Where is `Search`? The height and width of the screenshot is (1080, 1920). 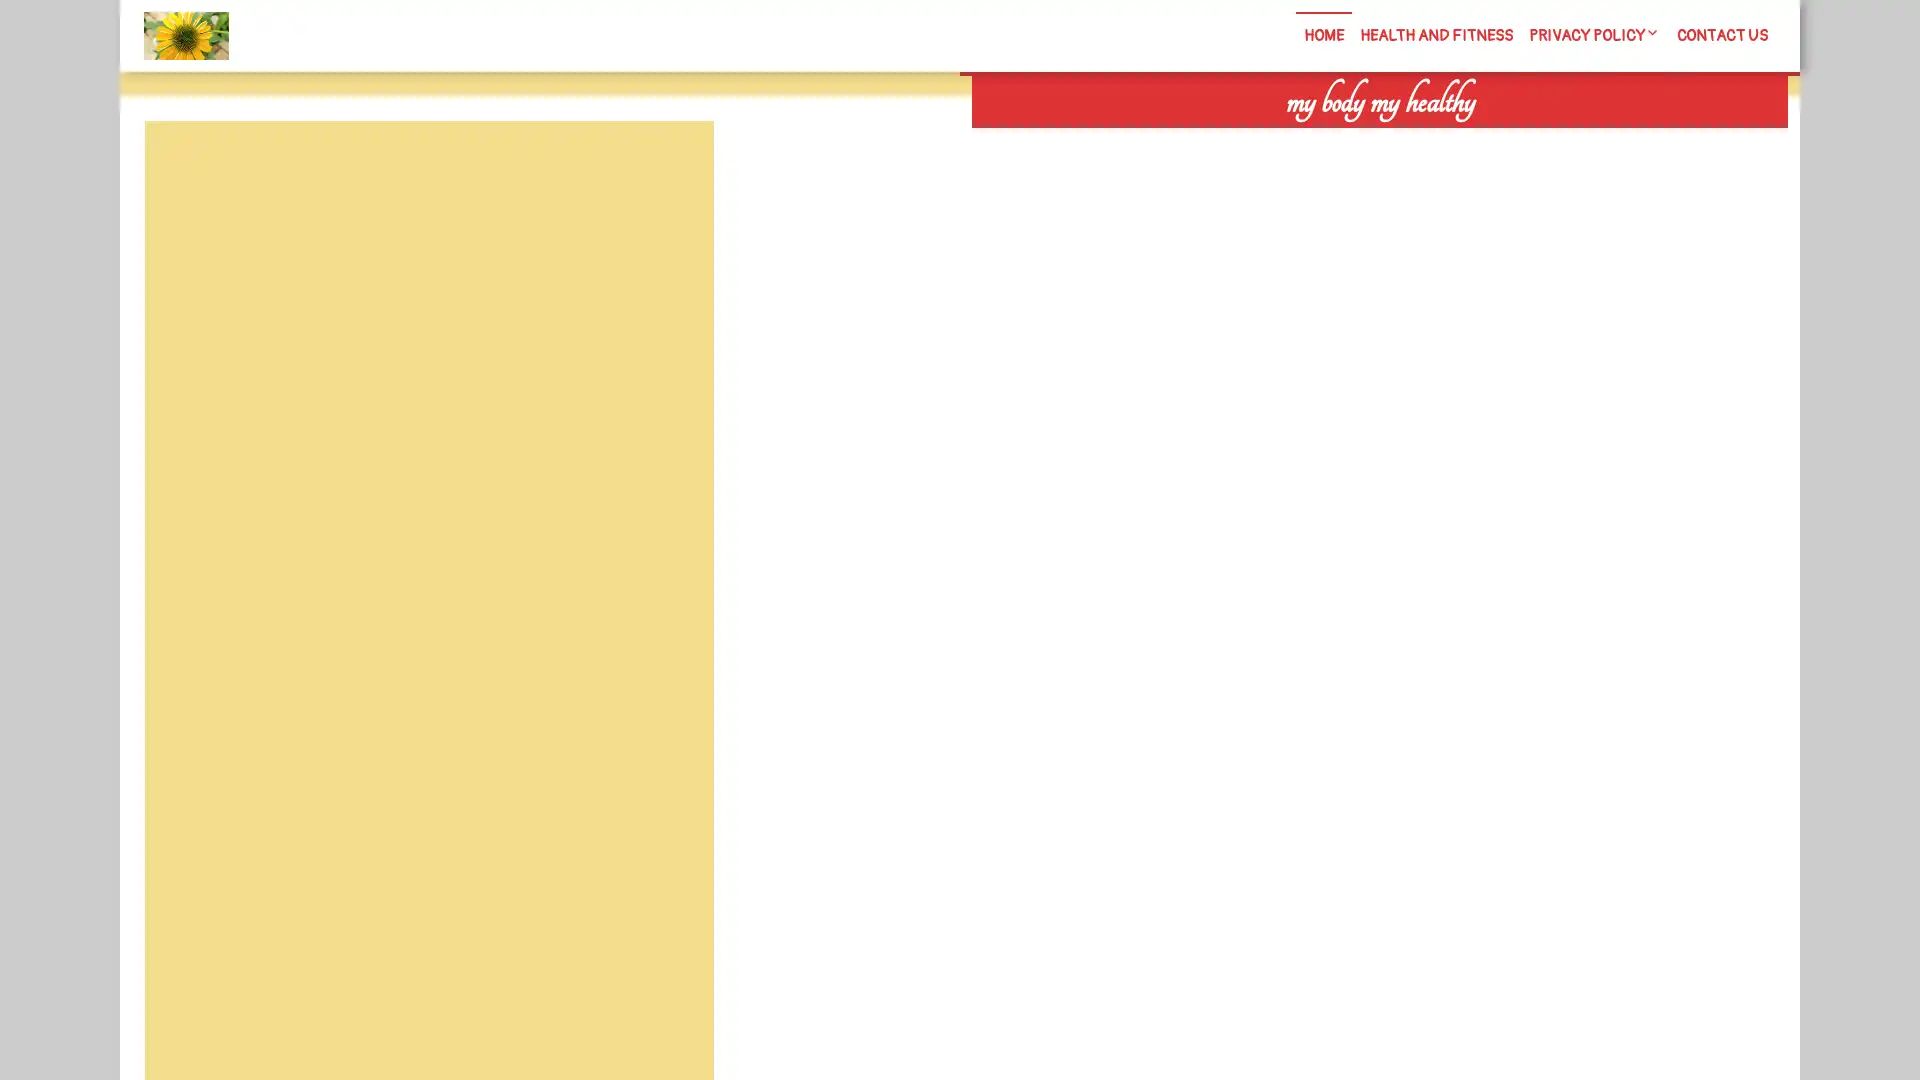 Search is located at coordinates (667, 168).